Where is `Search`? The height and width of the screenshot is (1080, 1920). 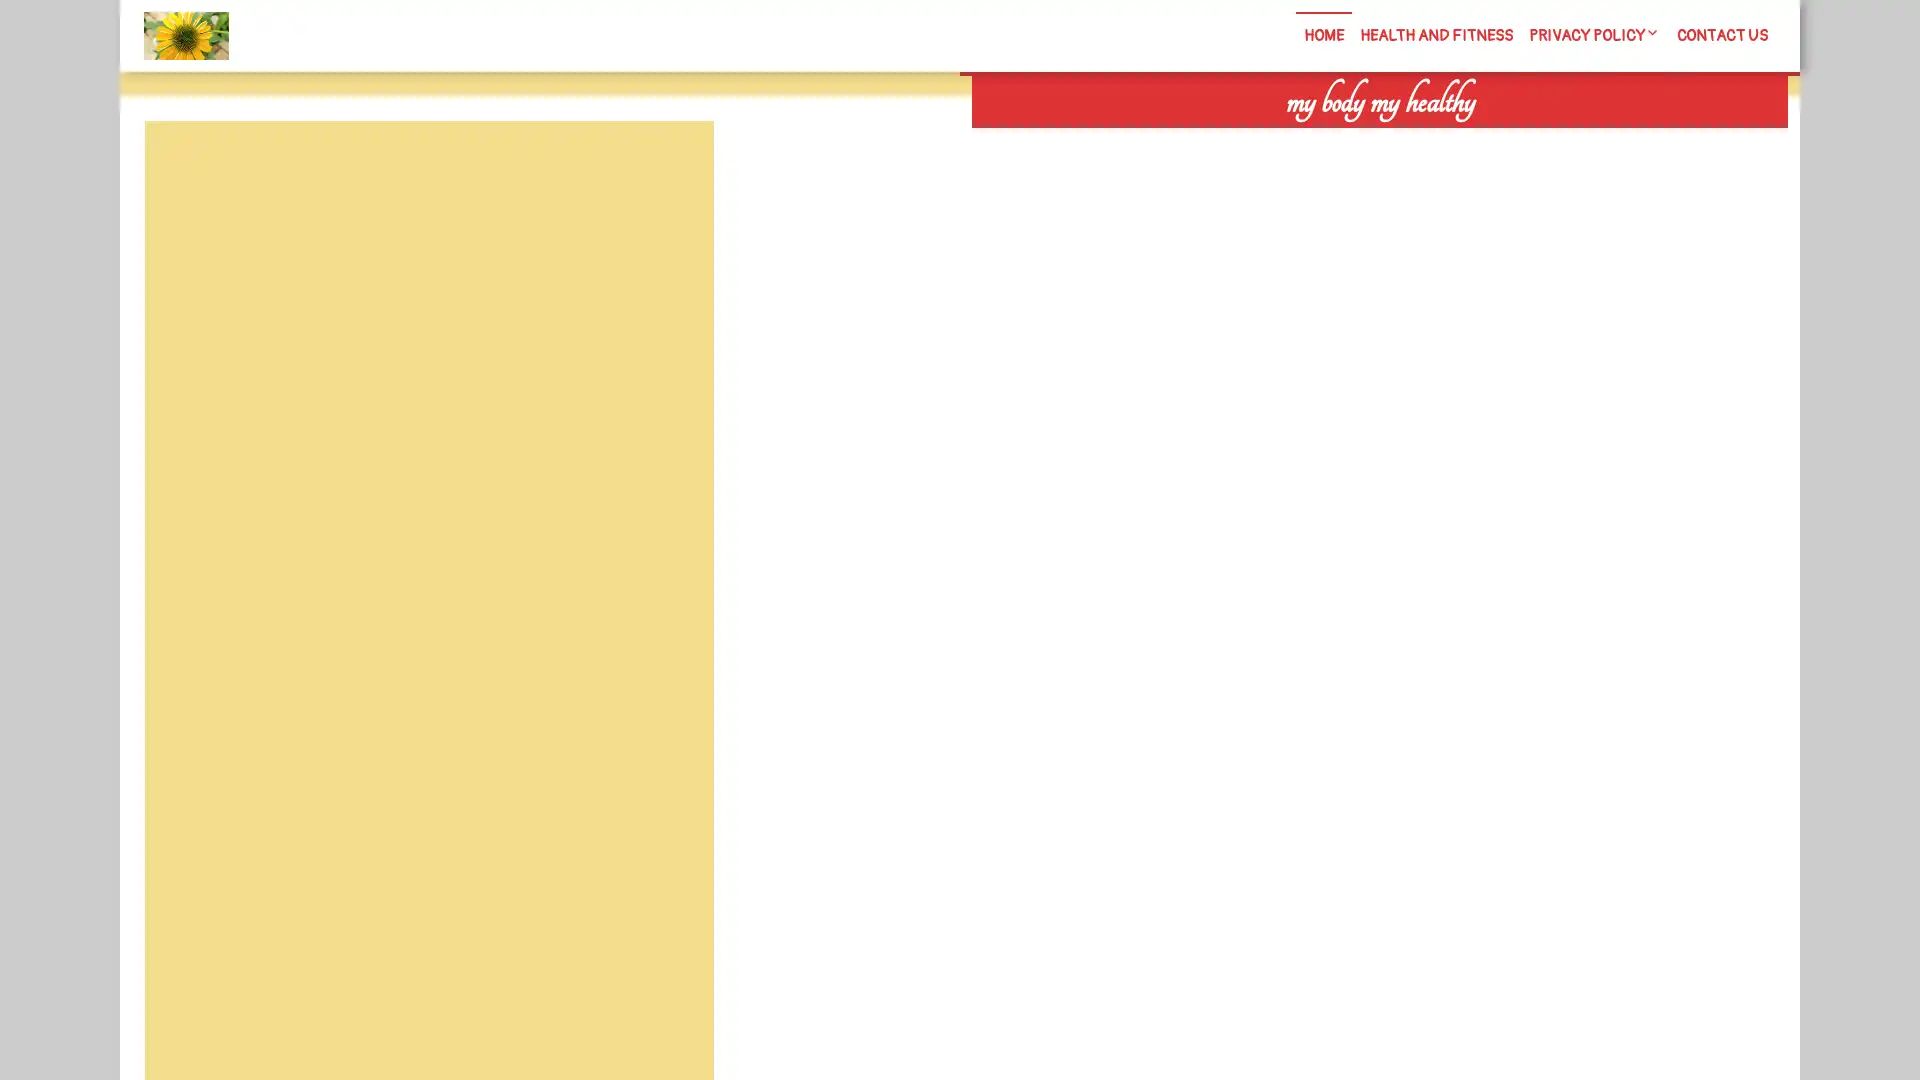 Search is located at coordinates (667, 168).